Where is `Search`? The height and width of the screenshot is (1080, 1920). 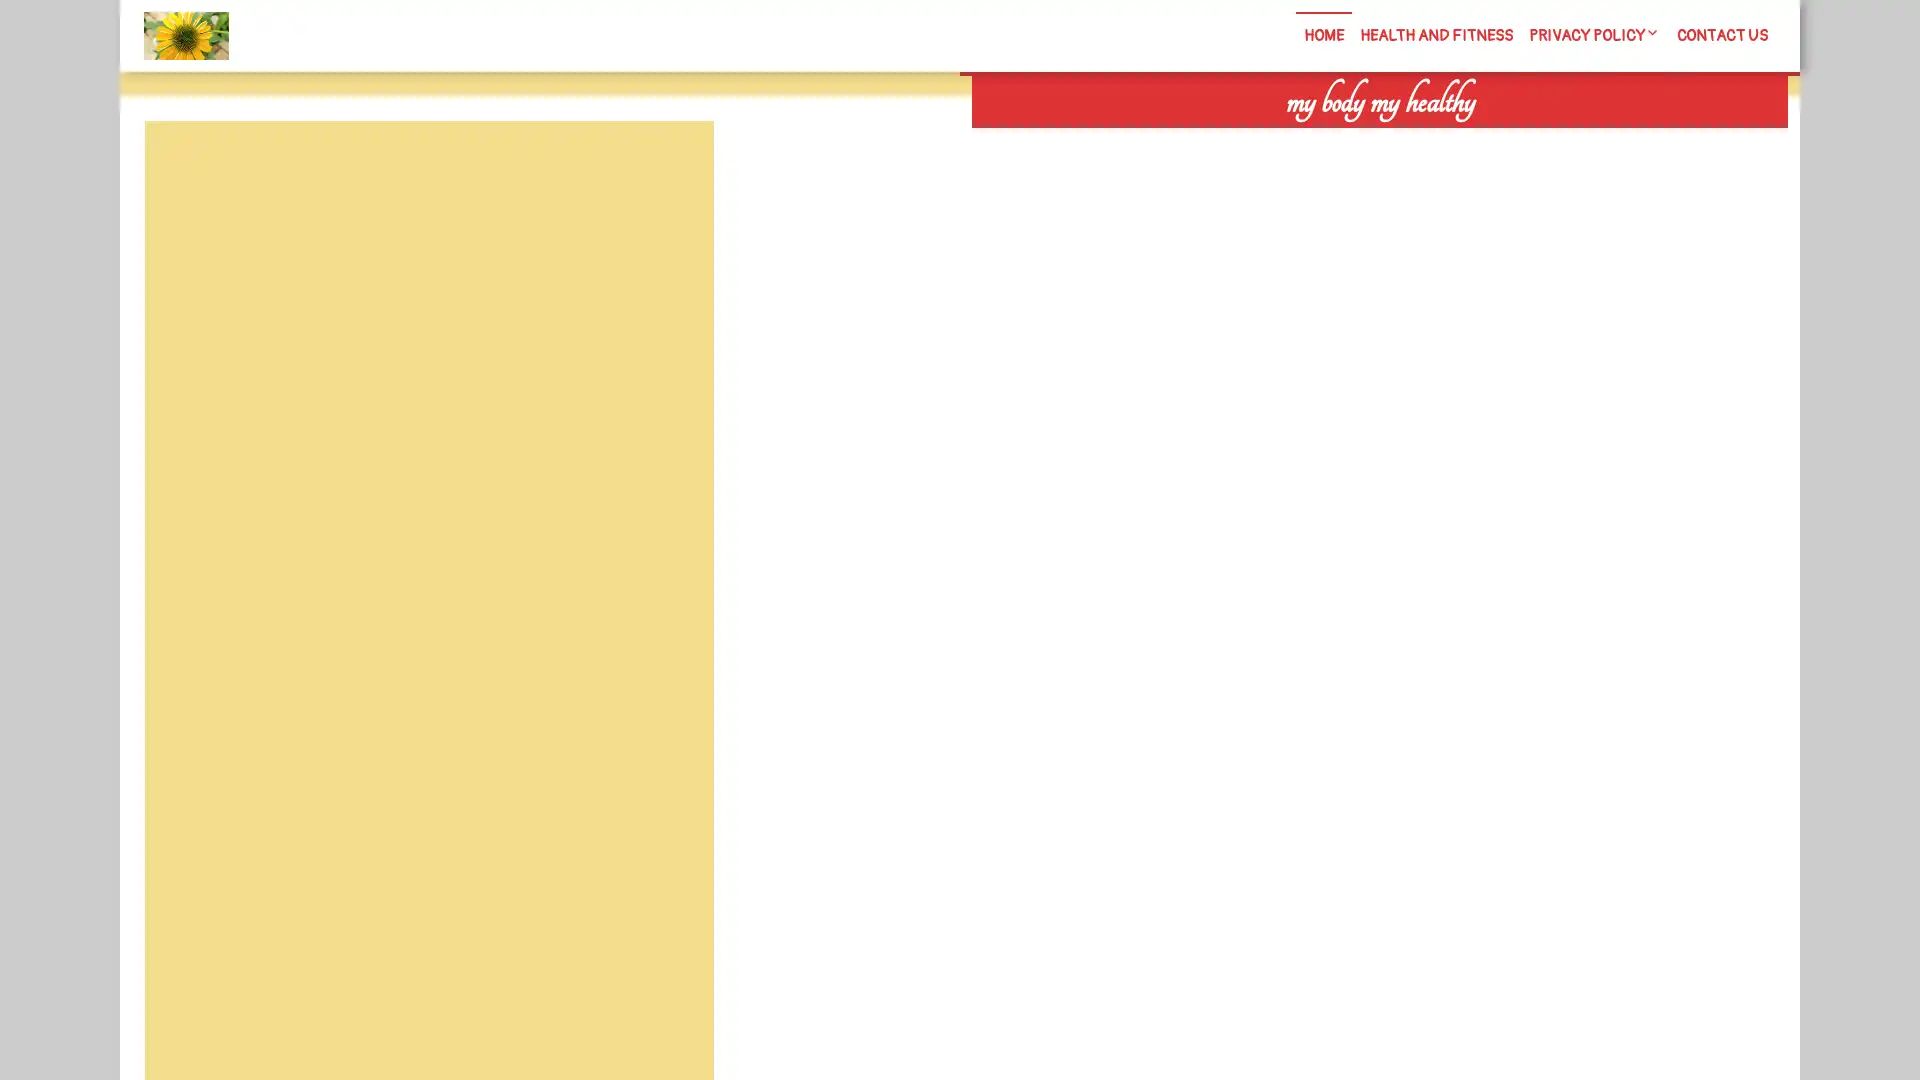 Search is located at coordinates (667, 168).